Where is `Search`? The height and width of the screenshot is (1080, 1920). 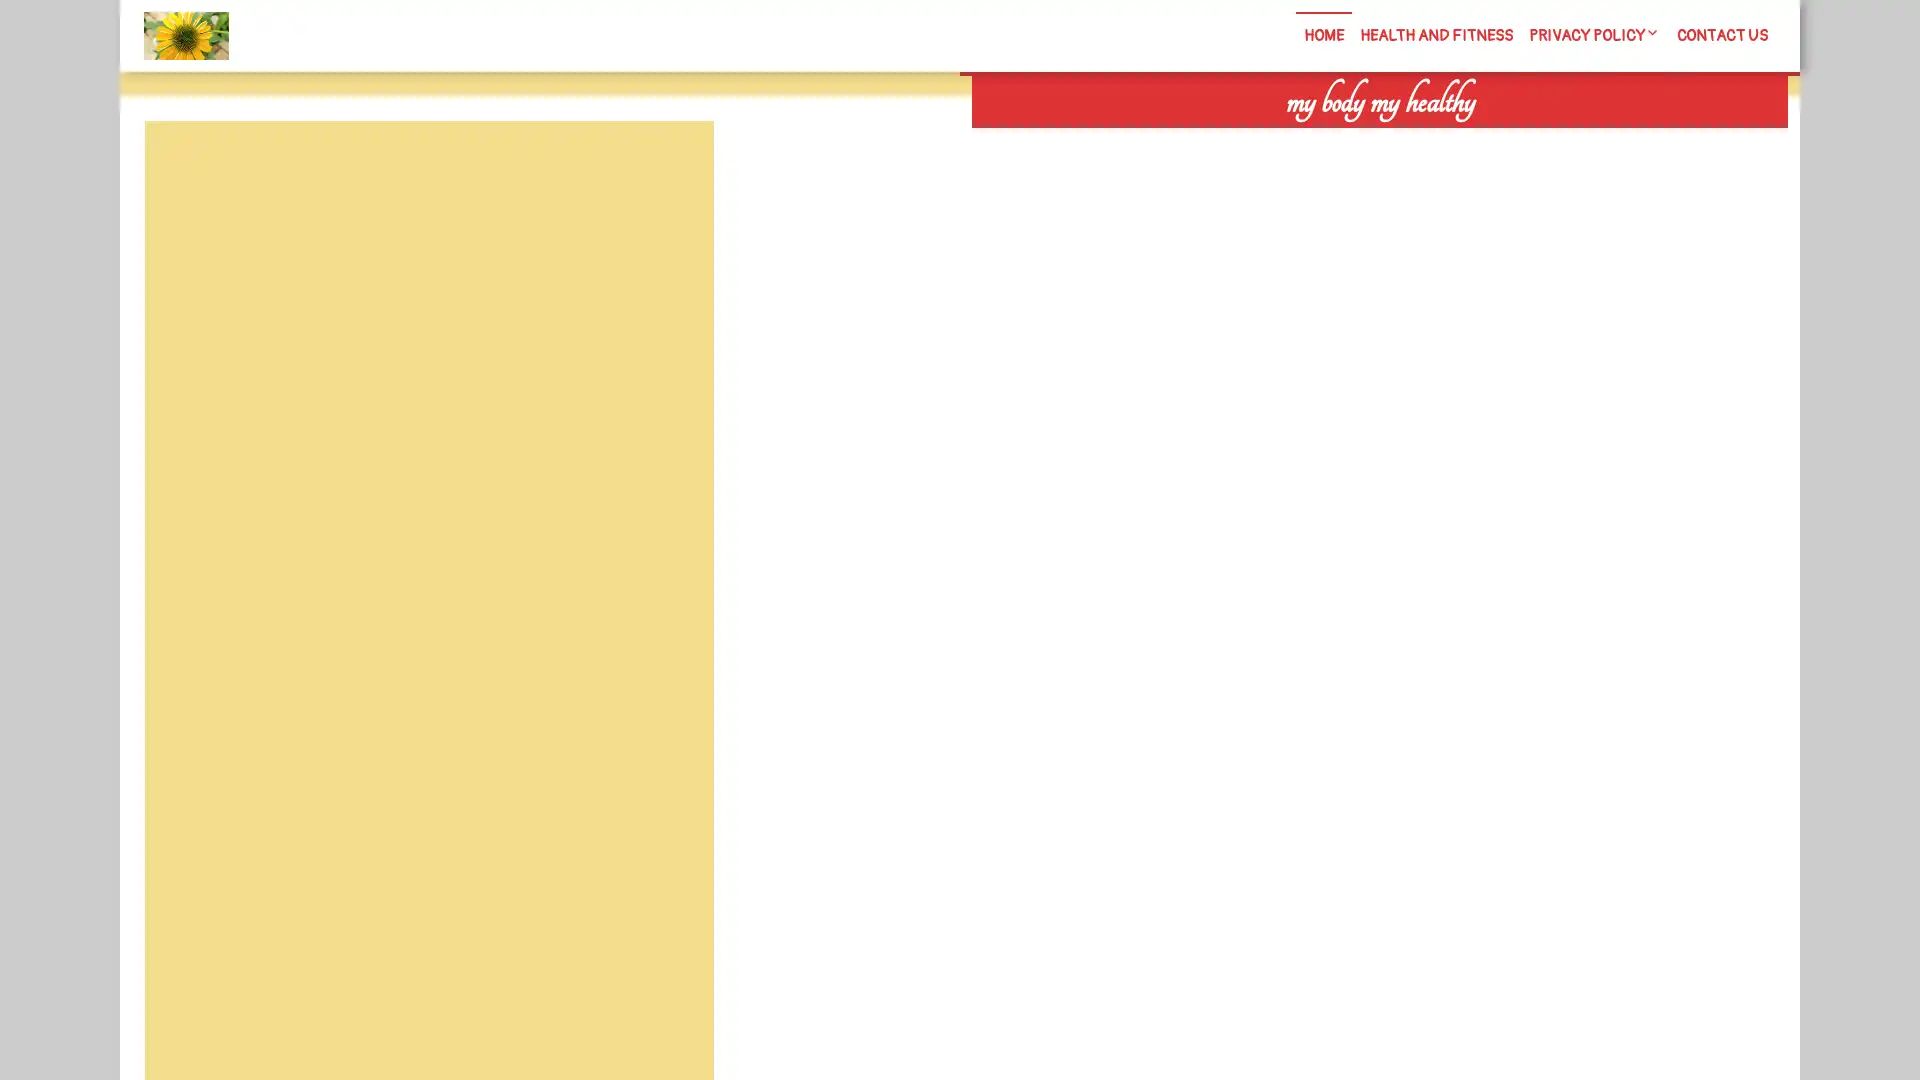 Search is located at coordinates (667, 168).